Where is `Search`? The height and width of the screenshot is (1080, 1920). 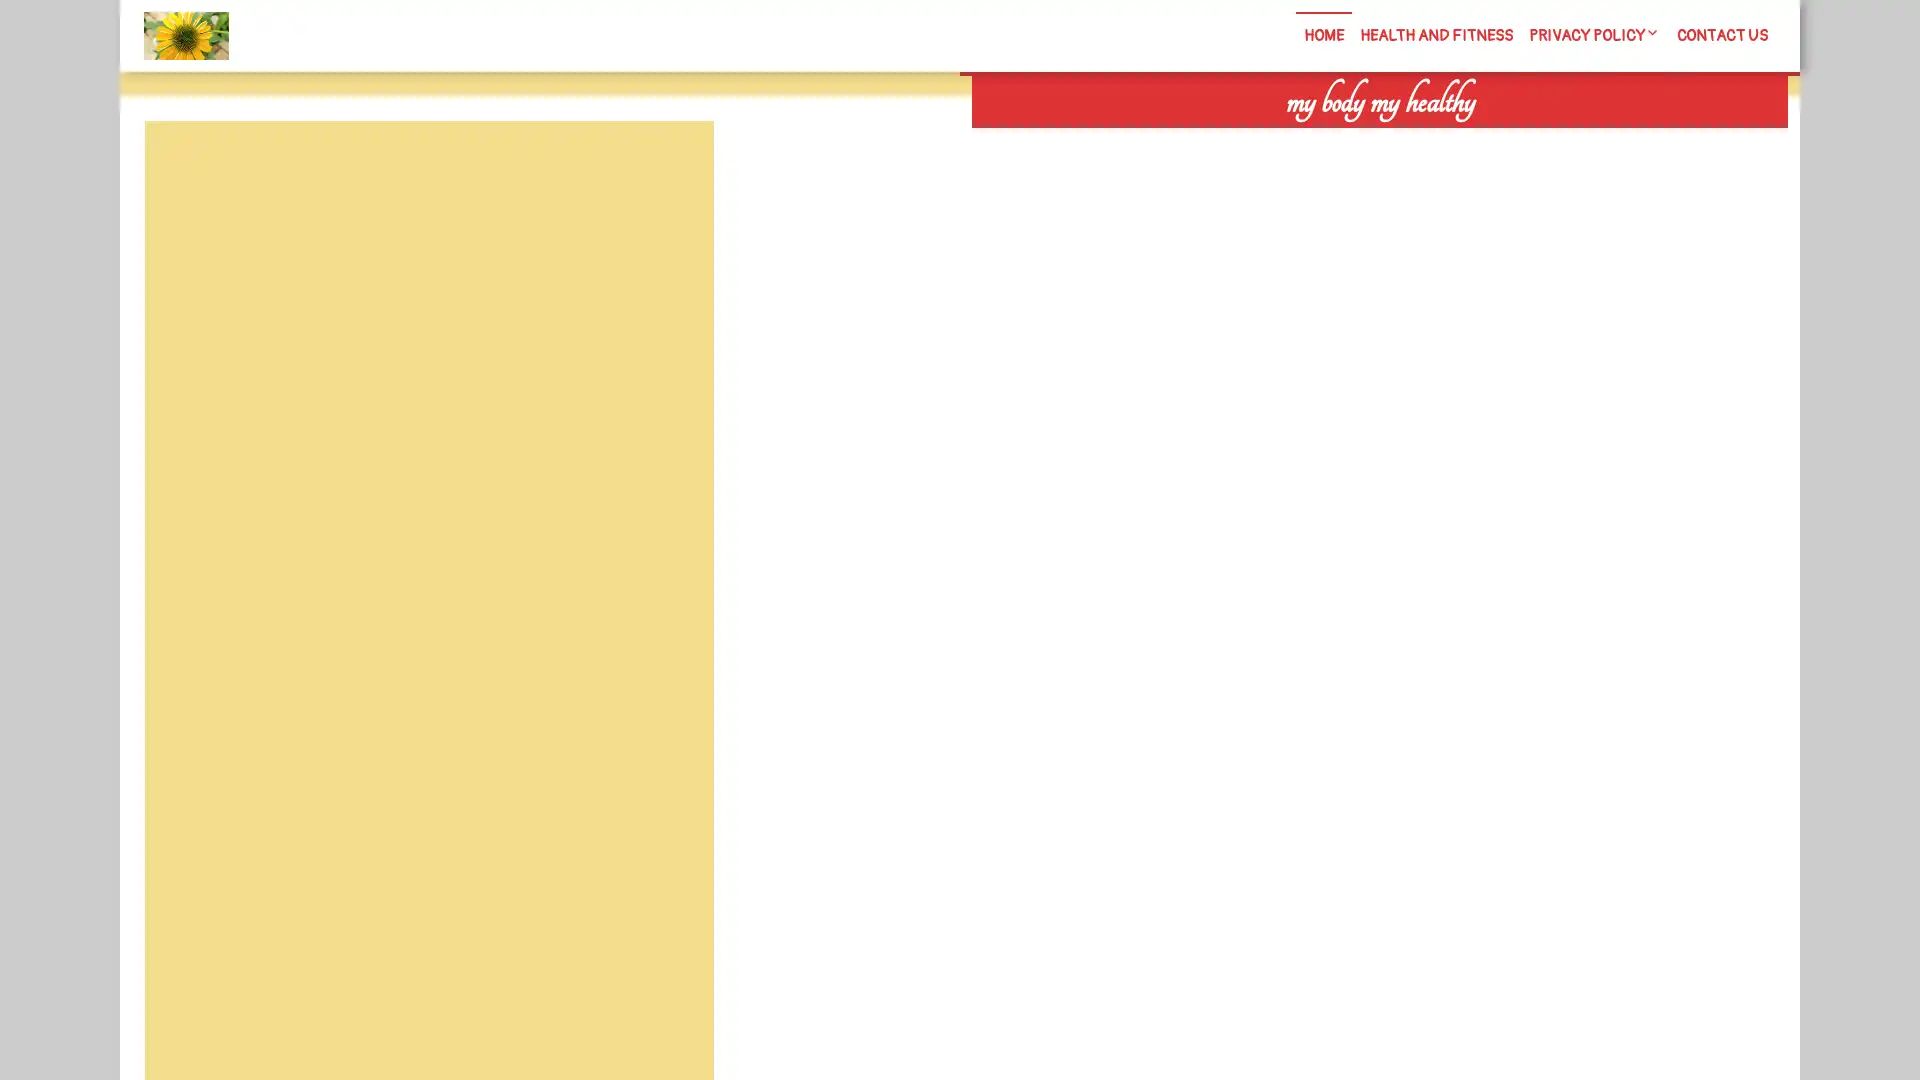 Search is located at coordinates (667, 168).